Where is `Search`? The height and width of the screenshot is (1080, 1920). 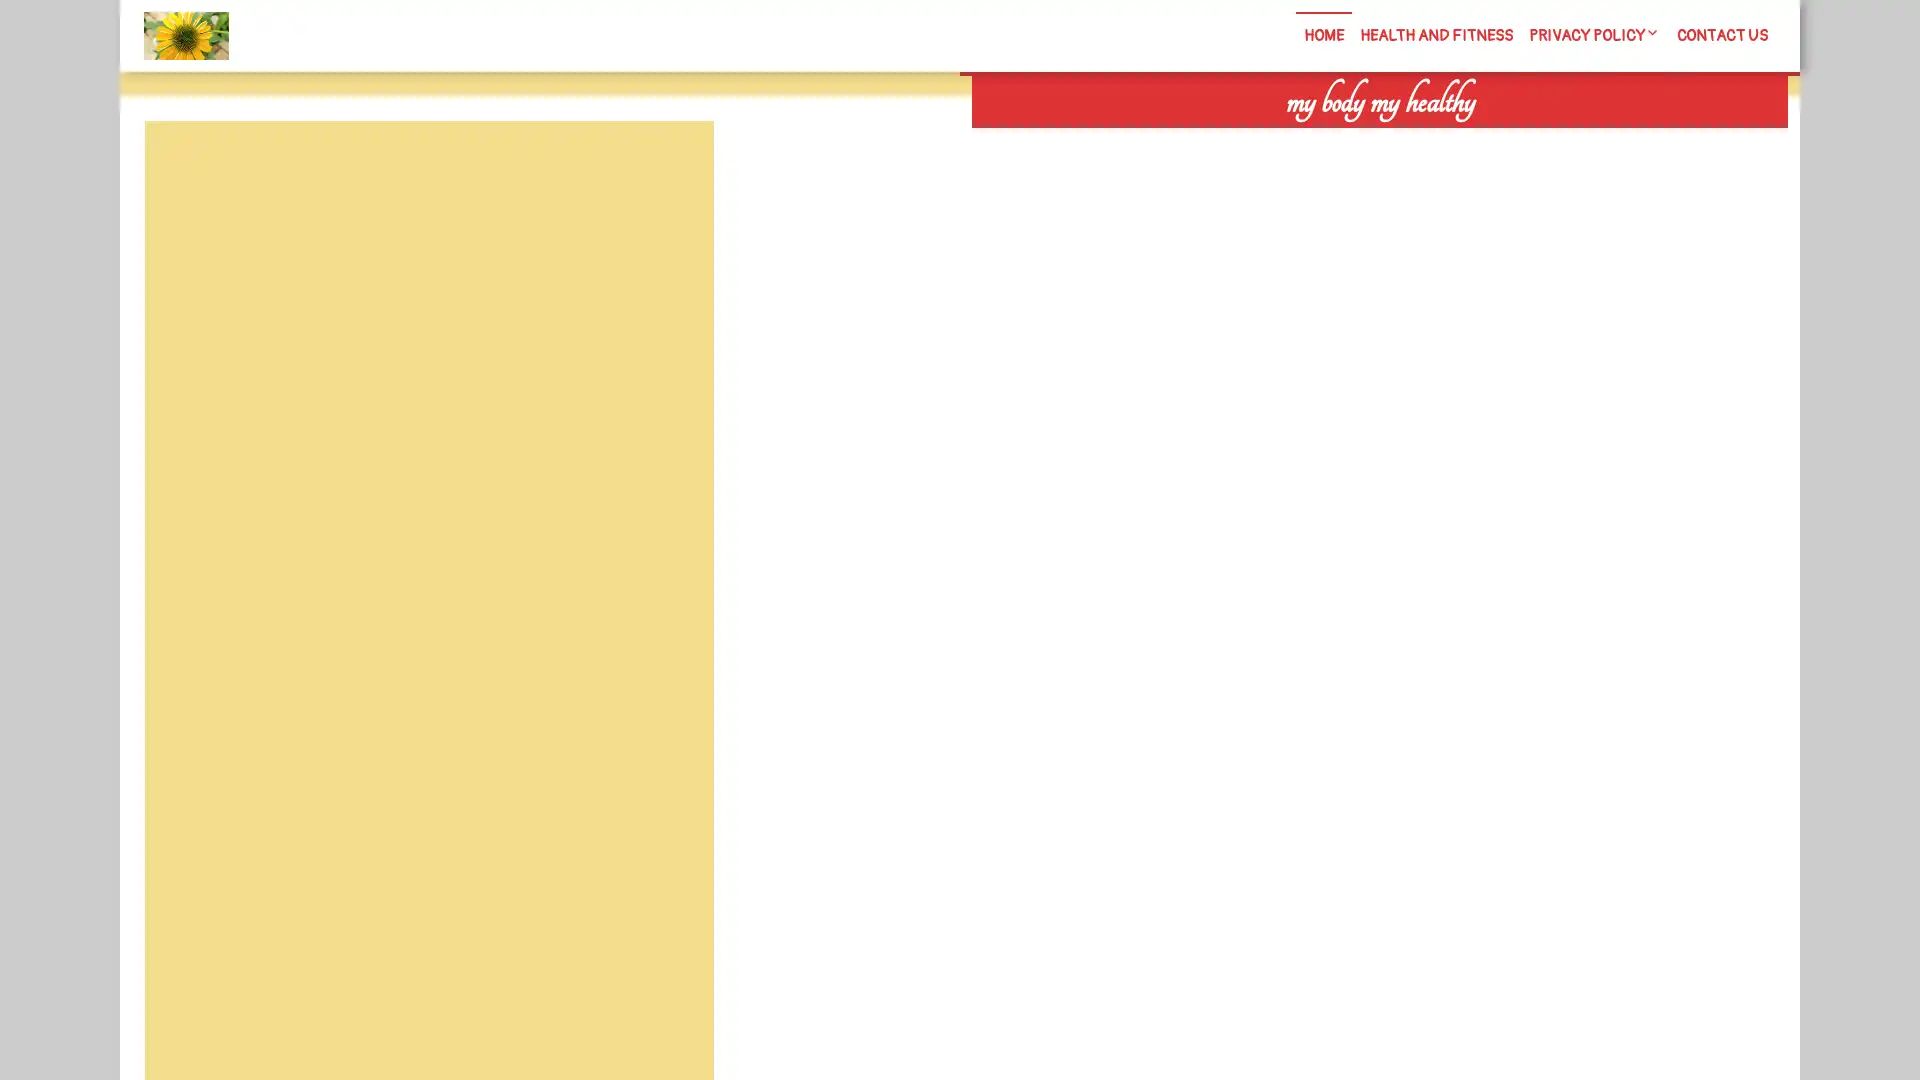 Search is located at coordinates (667, 168).